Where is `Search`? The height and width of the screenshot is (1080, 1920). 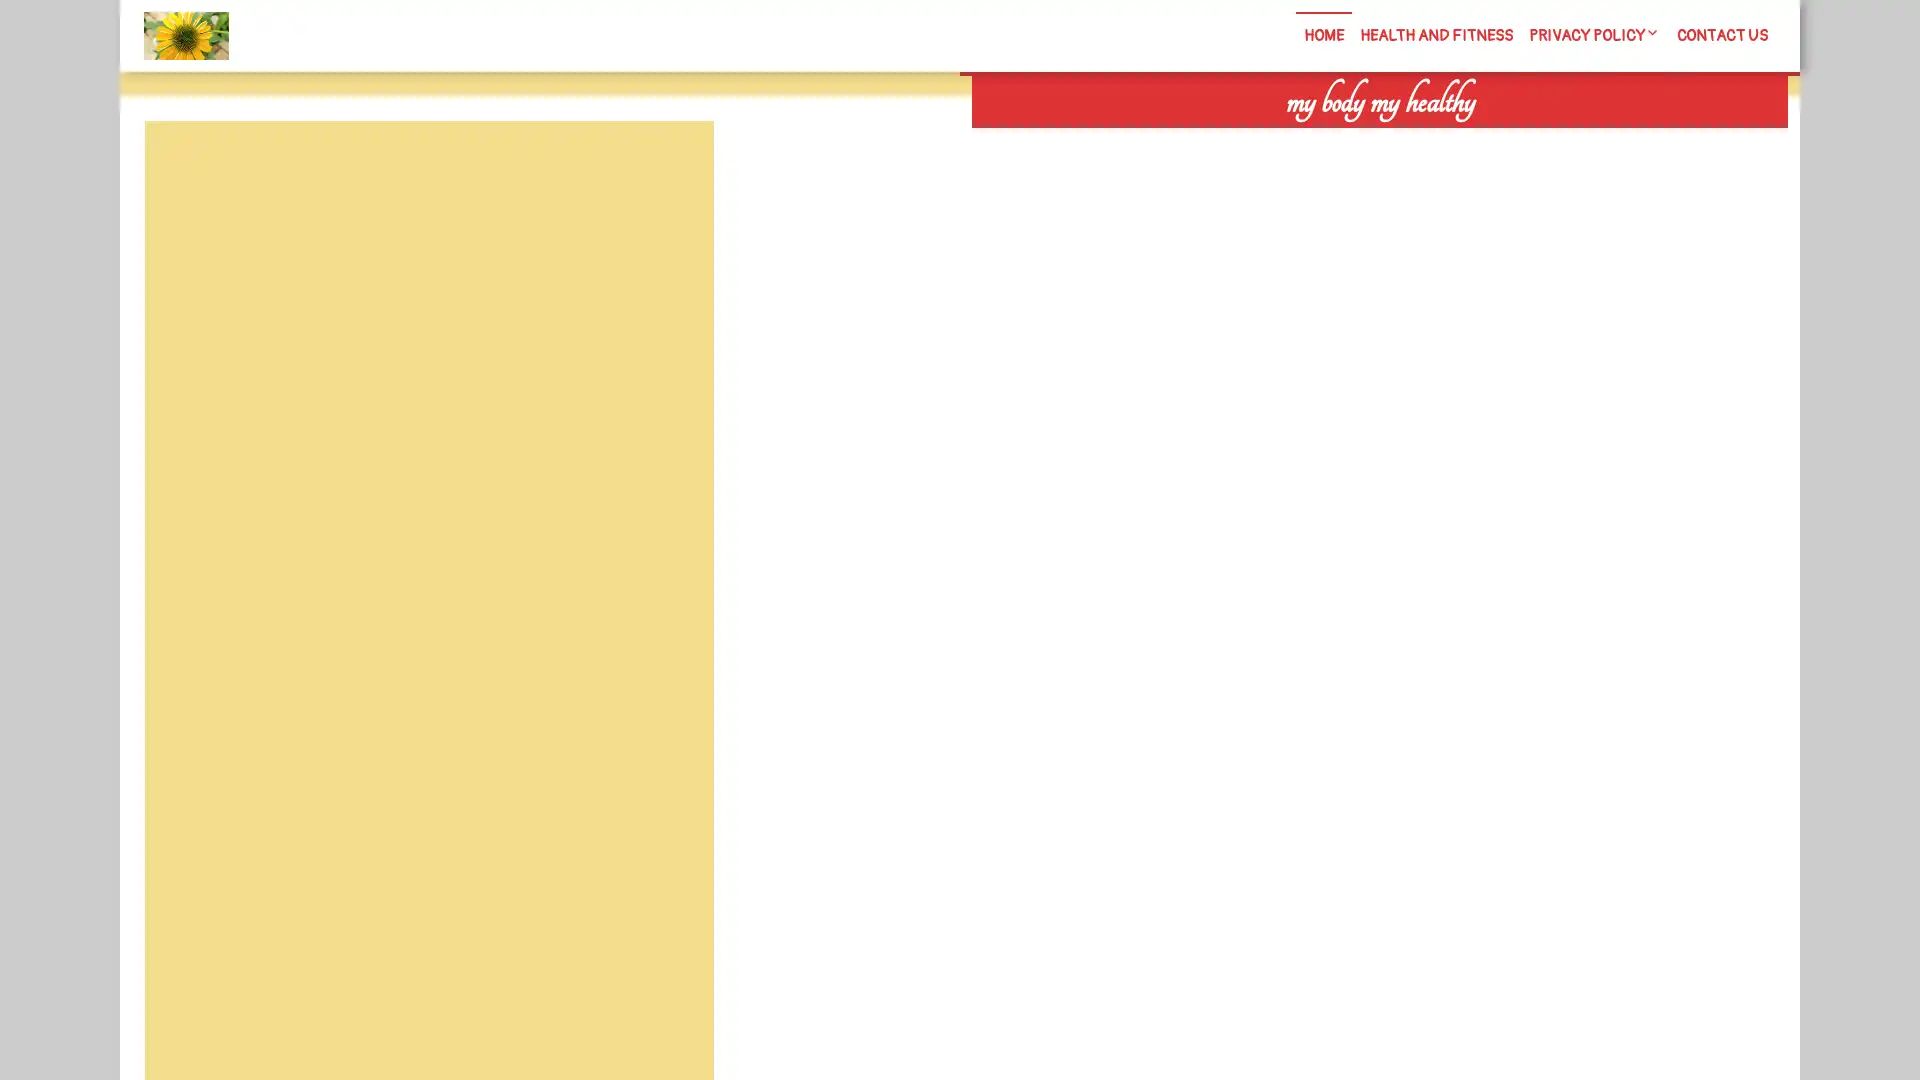 Search is located at coordinates (667, 168).